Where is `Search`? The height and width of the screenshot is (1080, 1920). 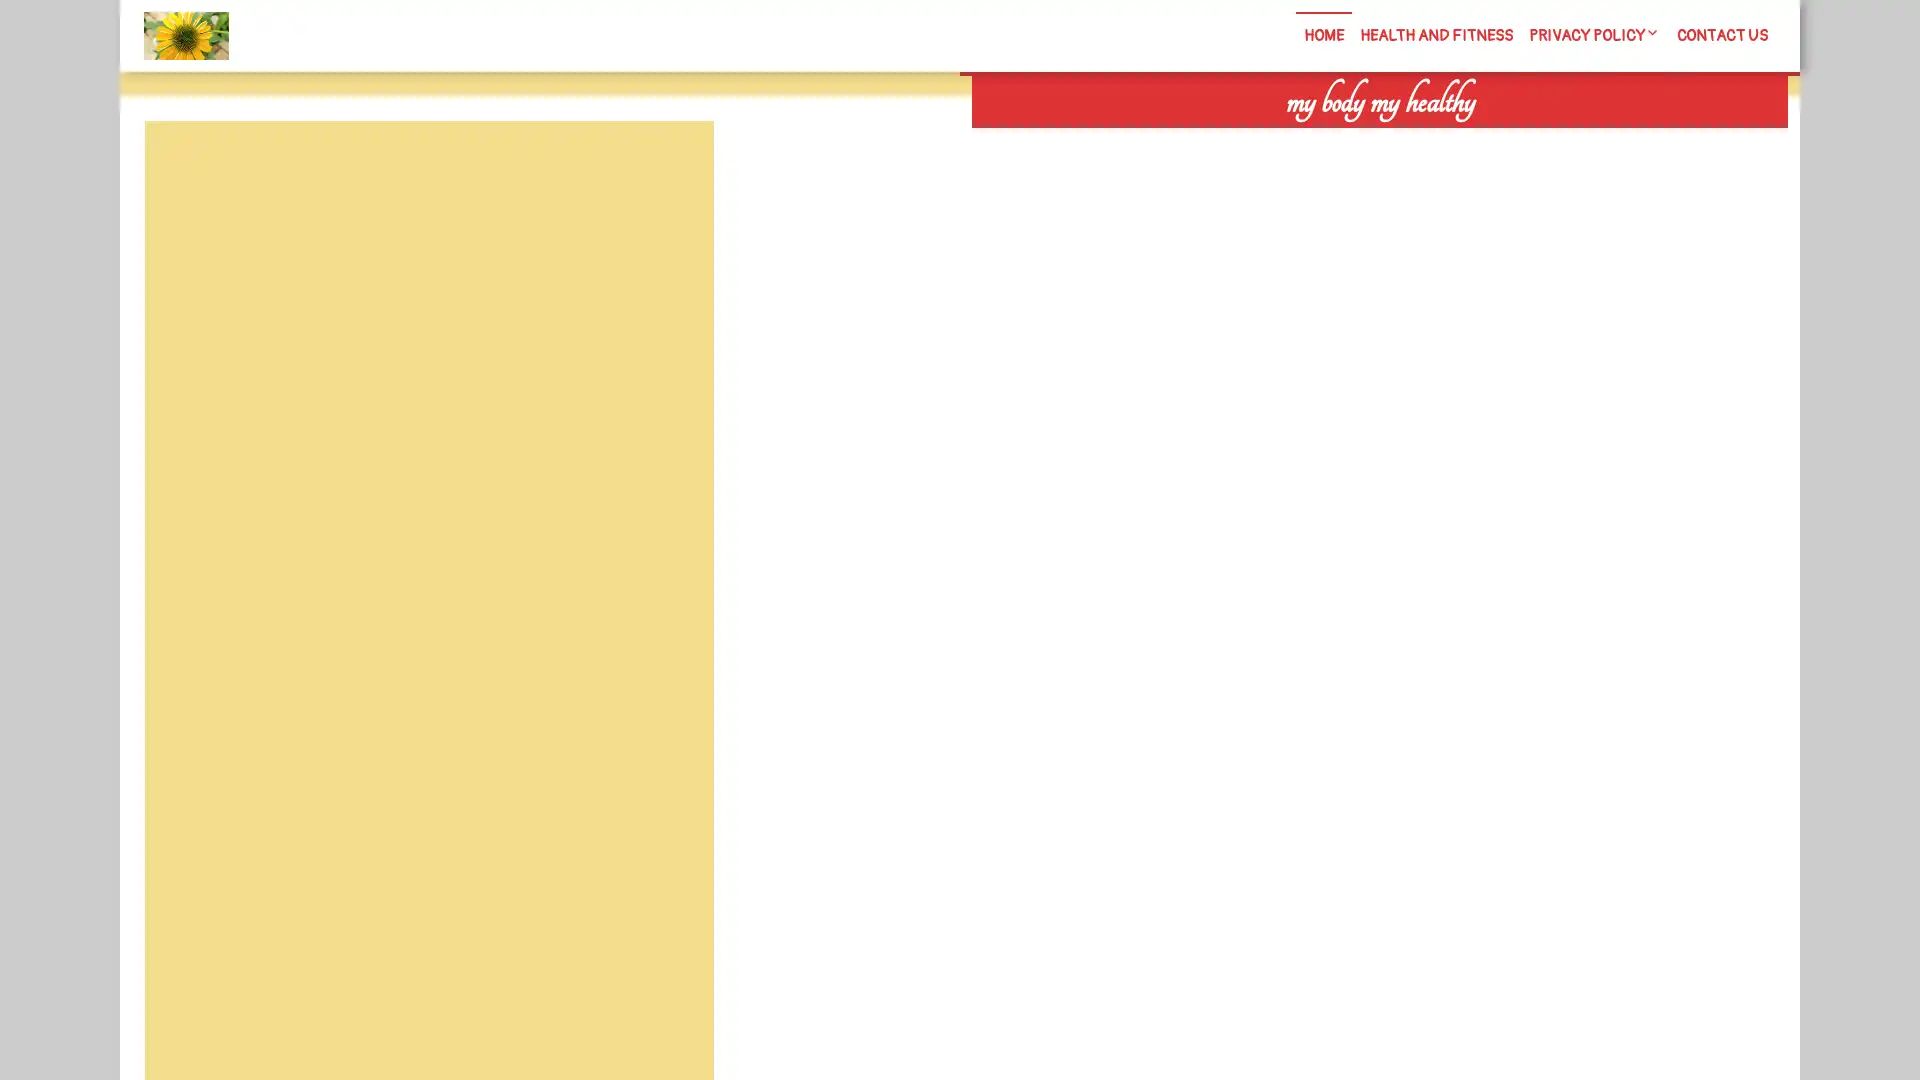 Search is located at coordinates (667, 168).